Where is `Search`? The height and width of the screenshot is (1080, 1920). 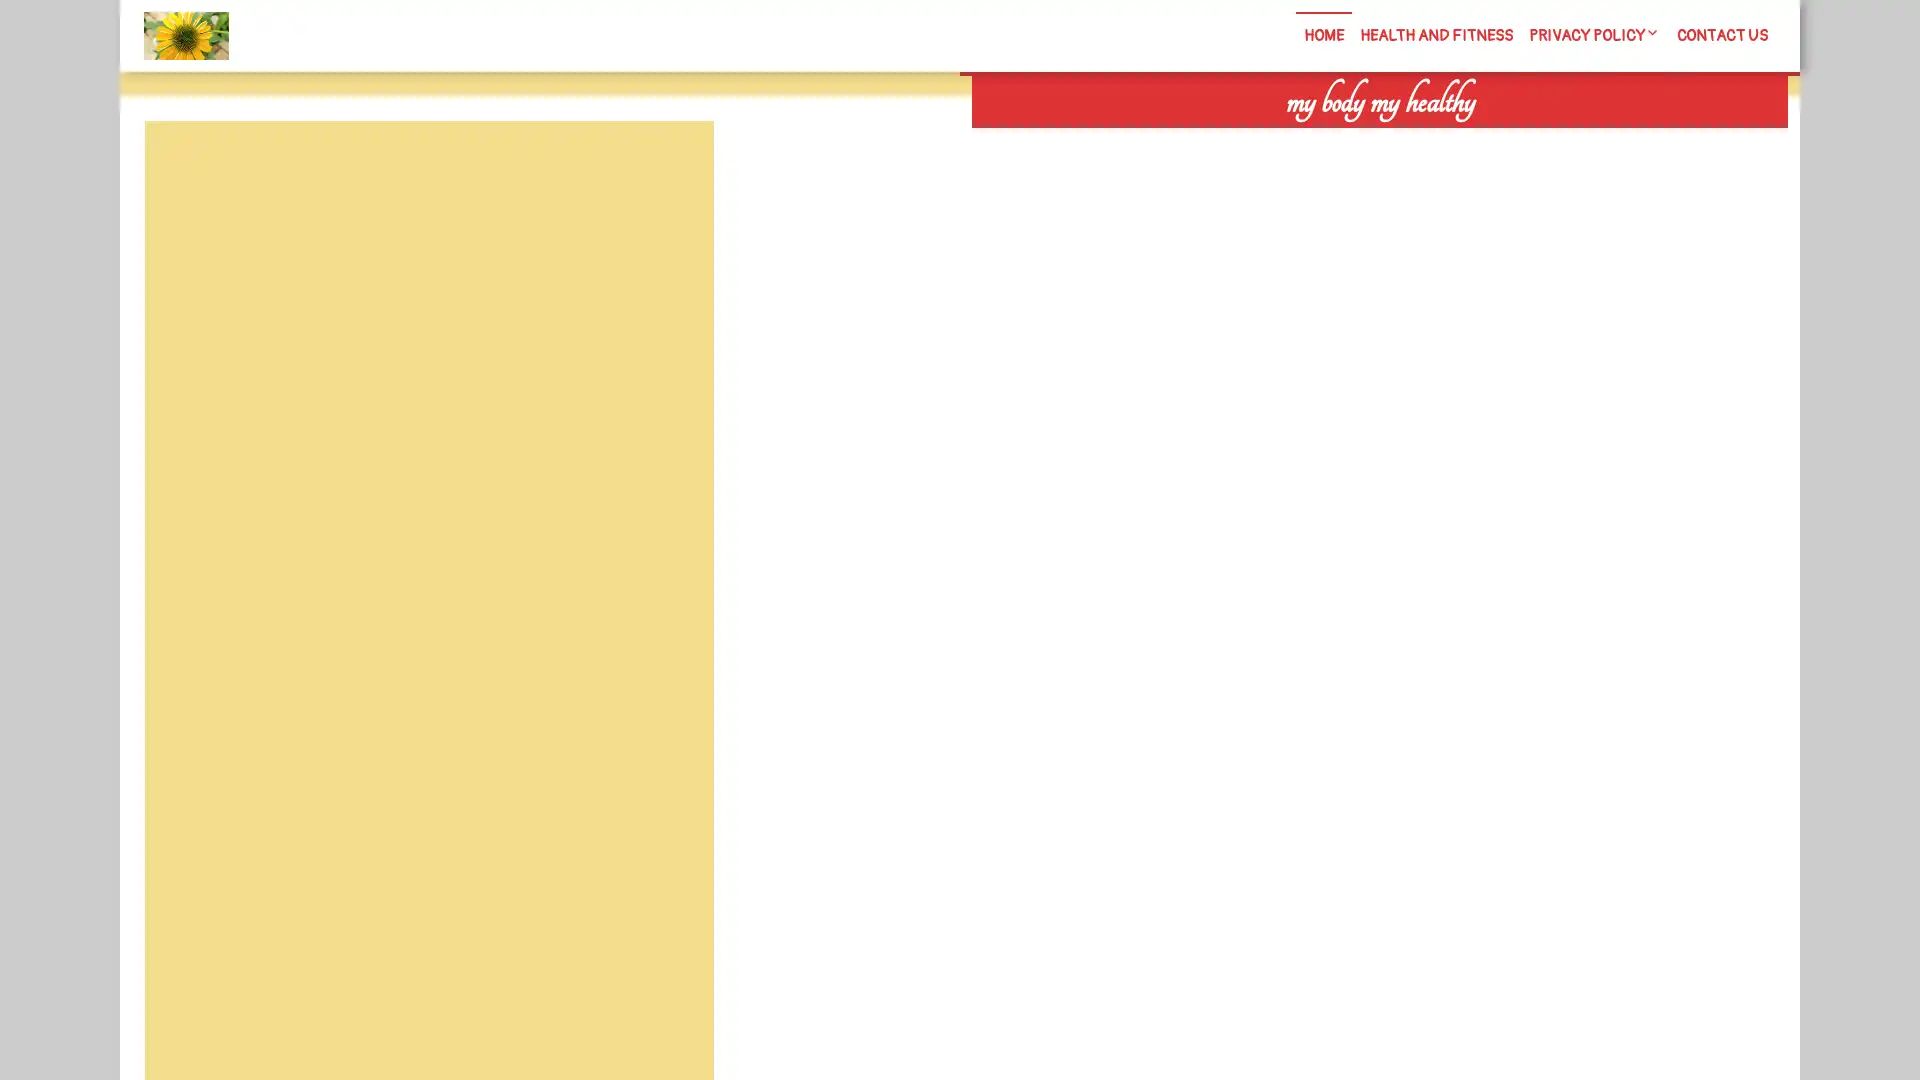 Search is located at coordinates (667, 168).